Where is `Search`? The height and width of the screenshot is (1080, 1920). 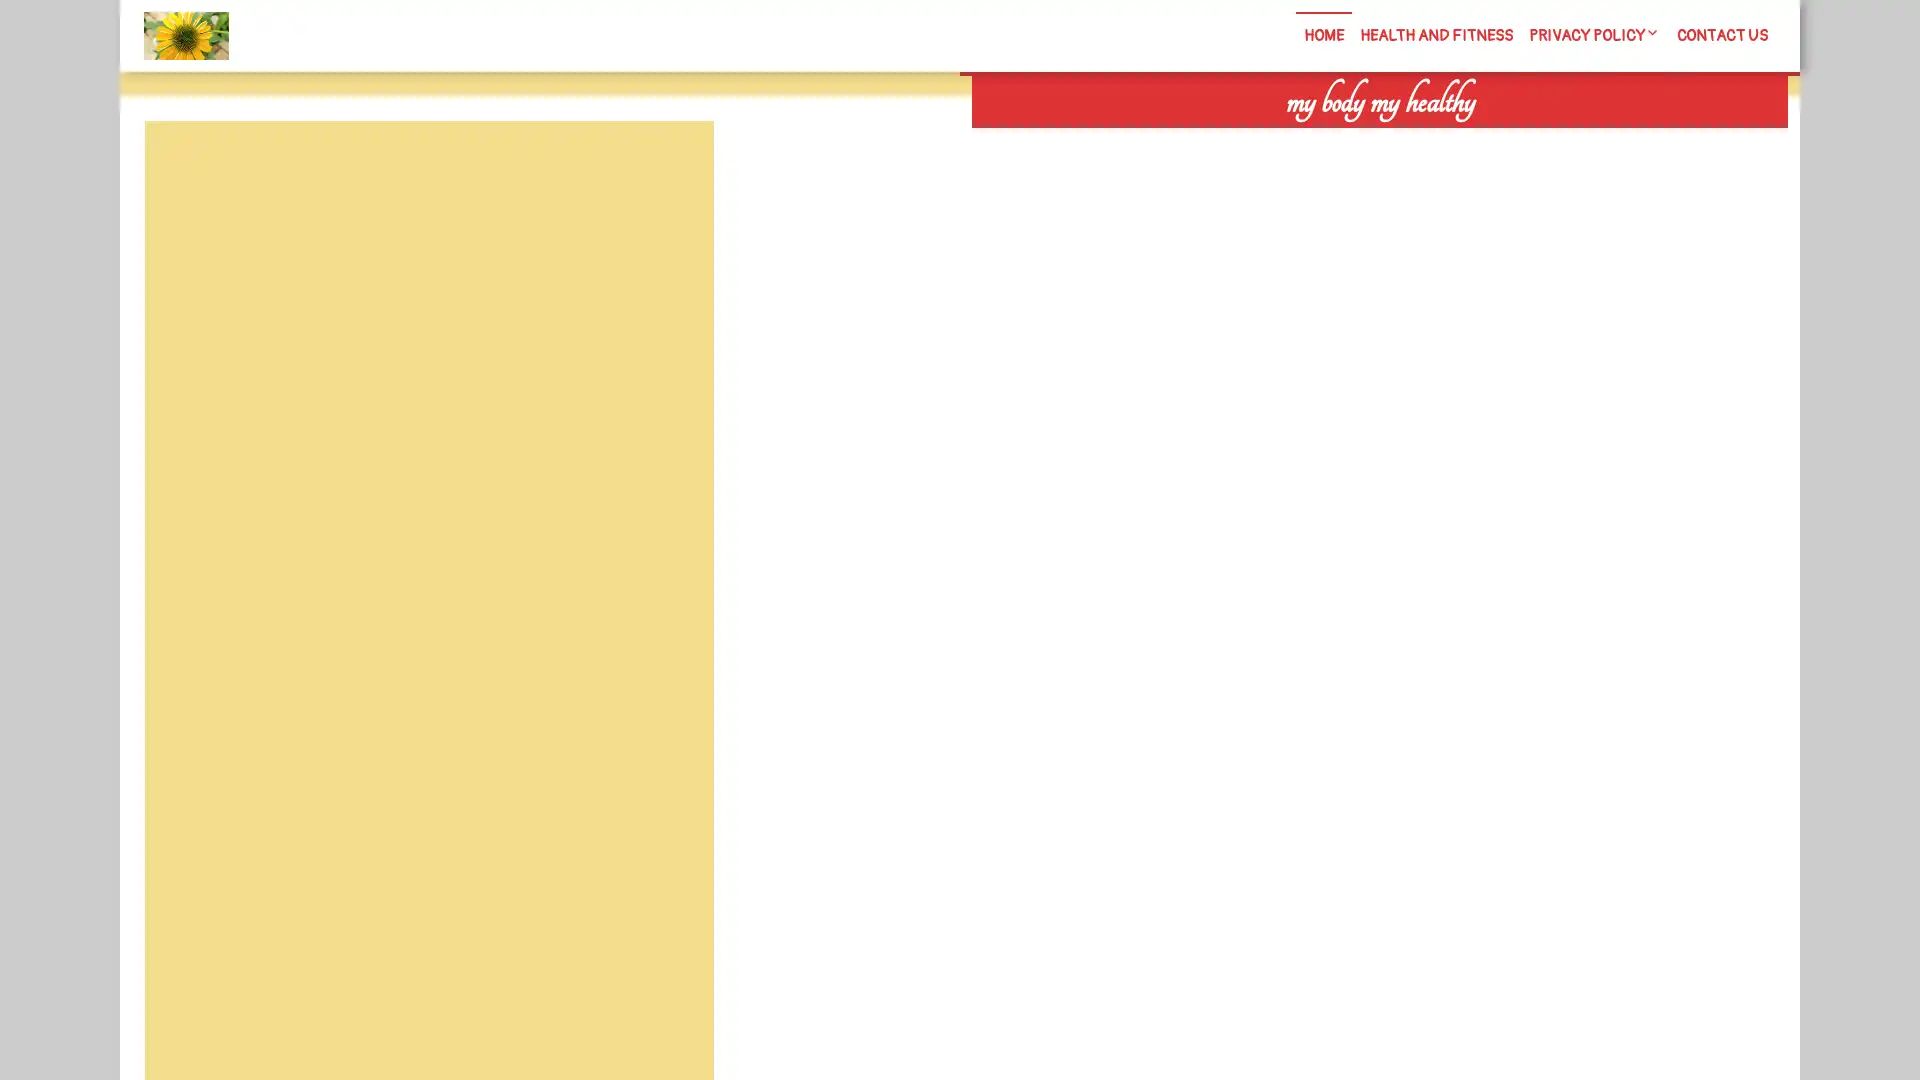 Search is located at coordinates (667, 168).